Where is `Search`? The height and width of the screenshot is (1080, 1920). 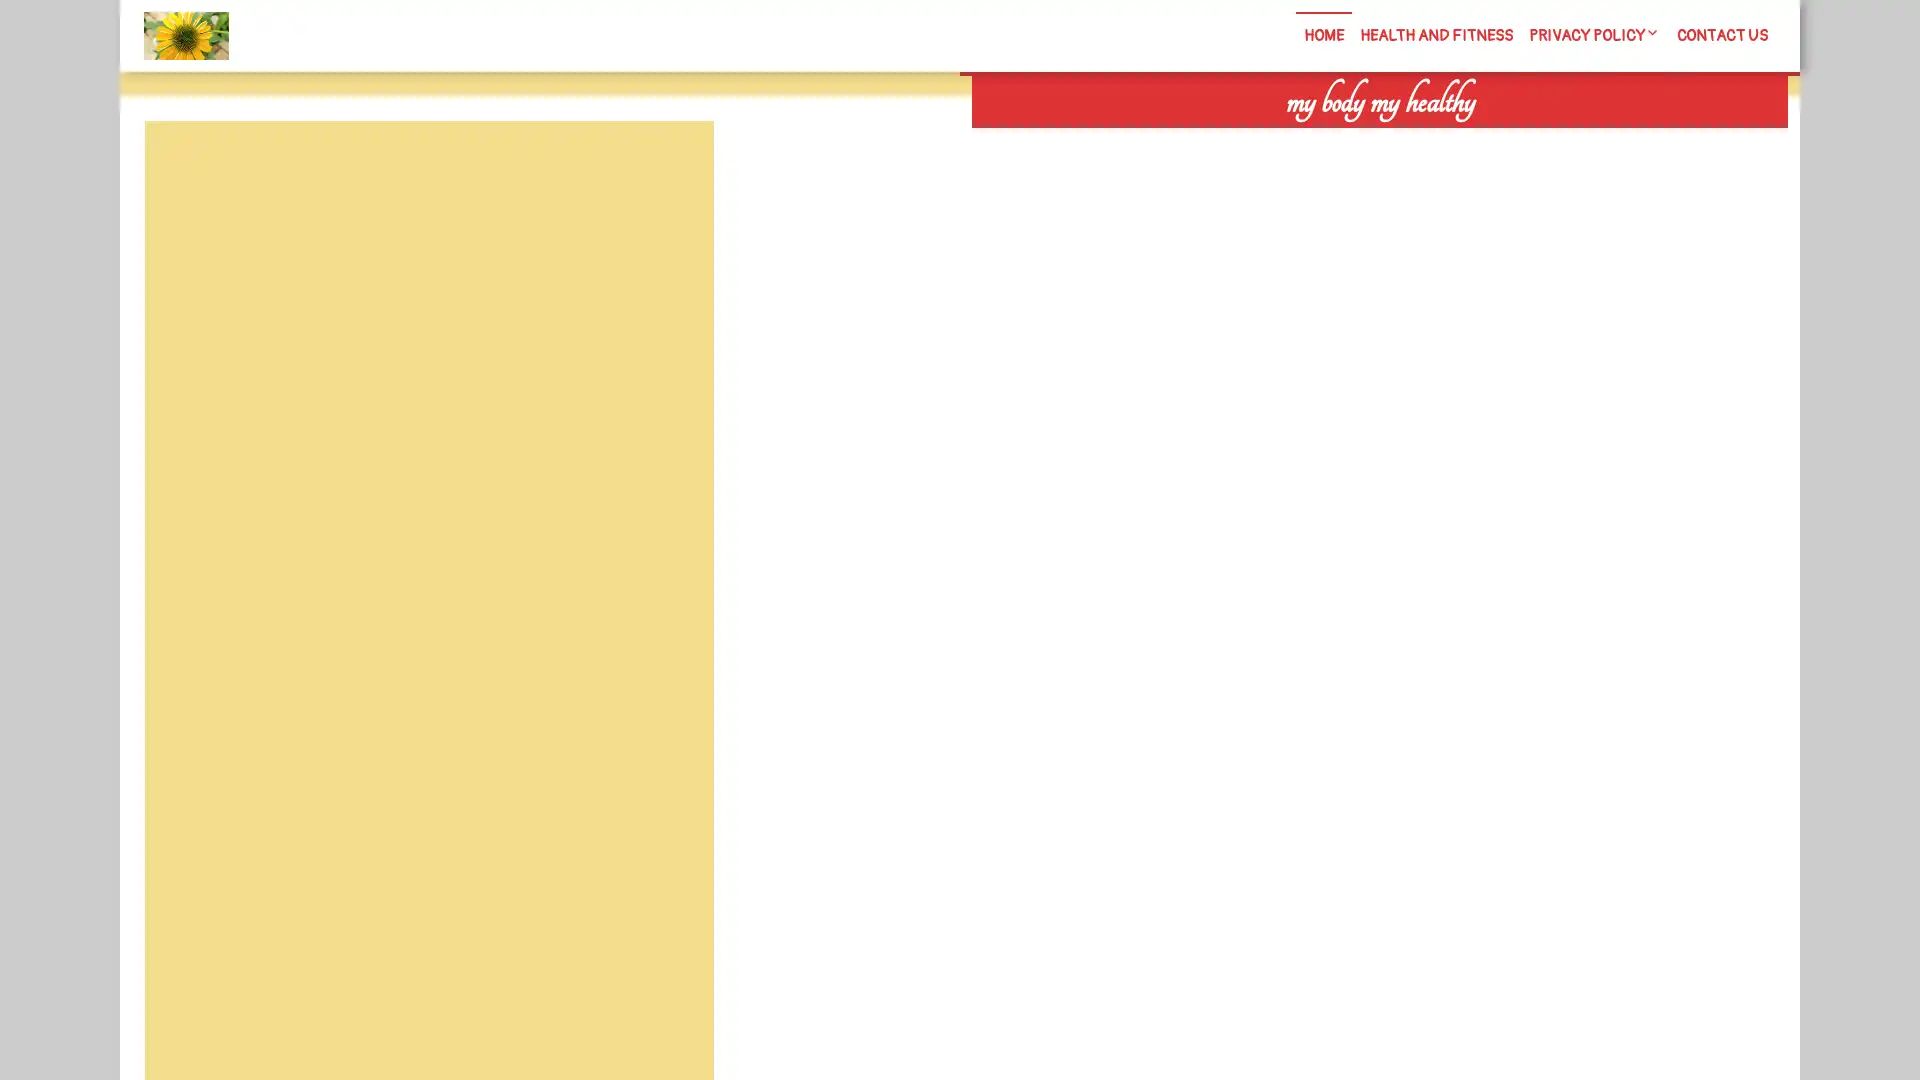 Search is located at coordinates (667, 168).